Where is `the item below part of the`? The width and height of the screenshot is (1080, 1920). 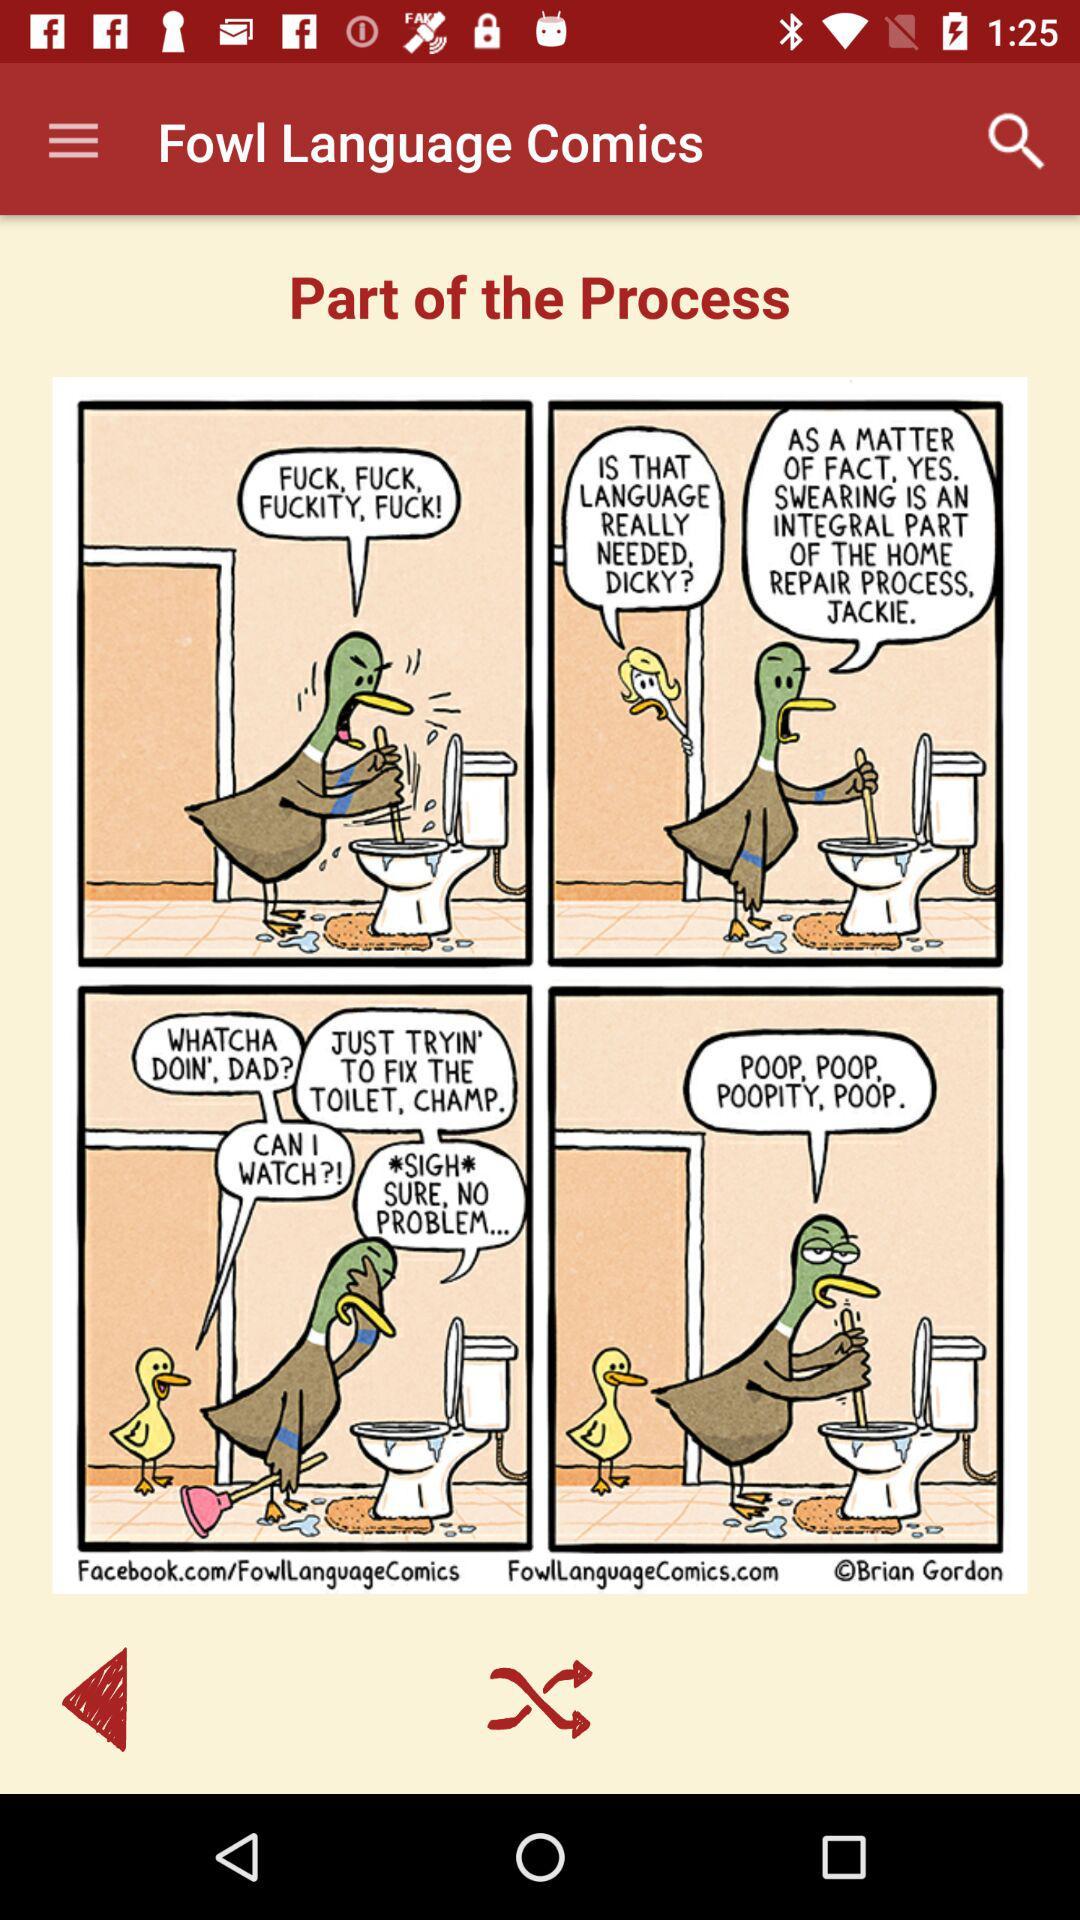 the item below part of the is located at coordinates (540, 985).